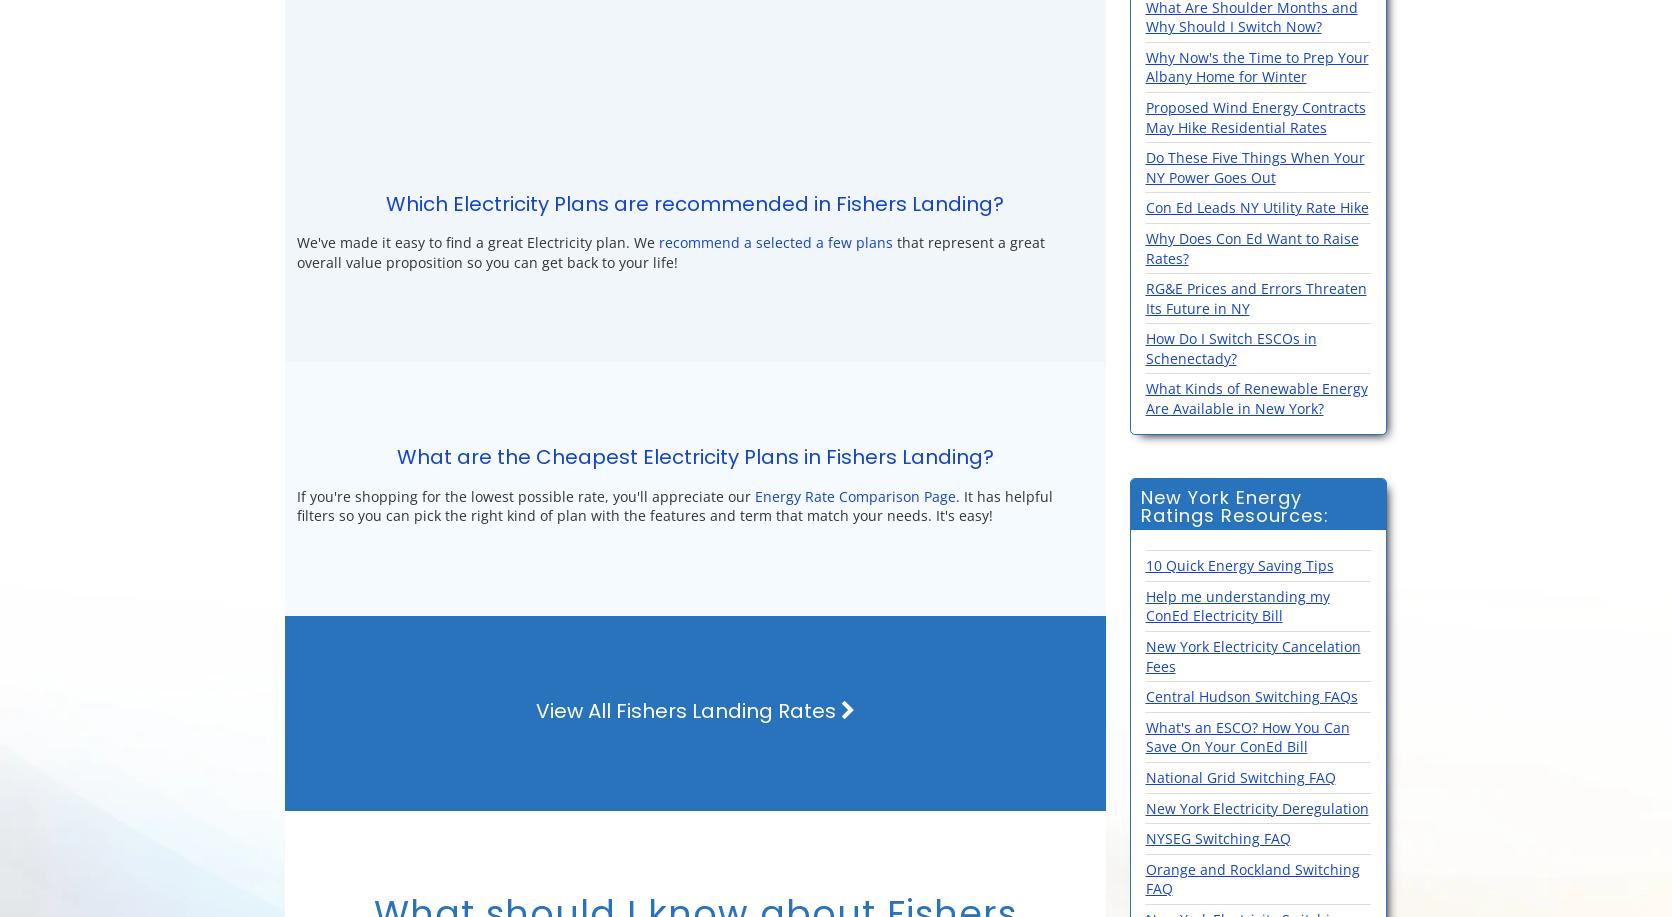  I want to click on 'What Kinds of Renewable Energy Are Available in New York?', so click(1256, 398).